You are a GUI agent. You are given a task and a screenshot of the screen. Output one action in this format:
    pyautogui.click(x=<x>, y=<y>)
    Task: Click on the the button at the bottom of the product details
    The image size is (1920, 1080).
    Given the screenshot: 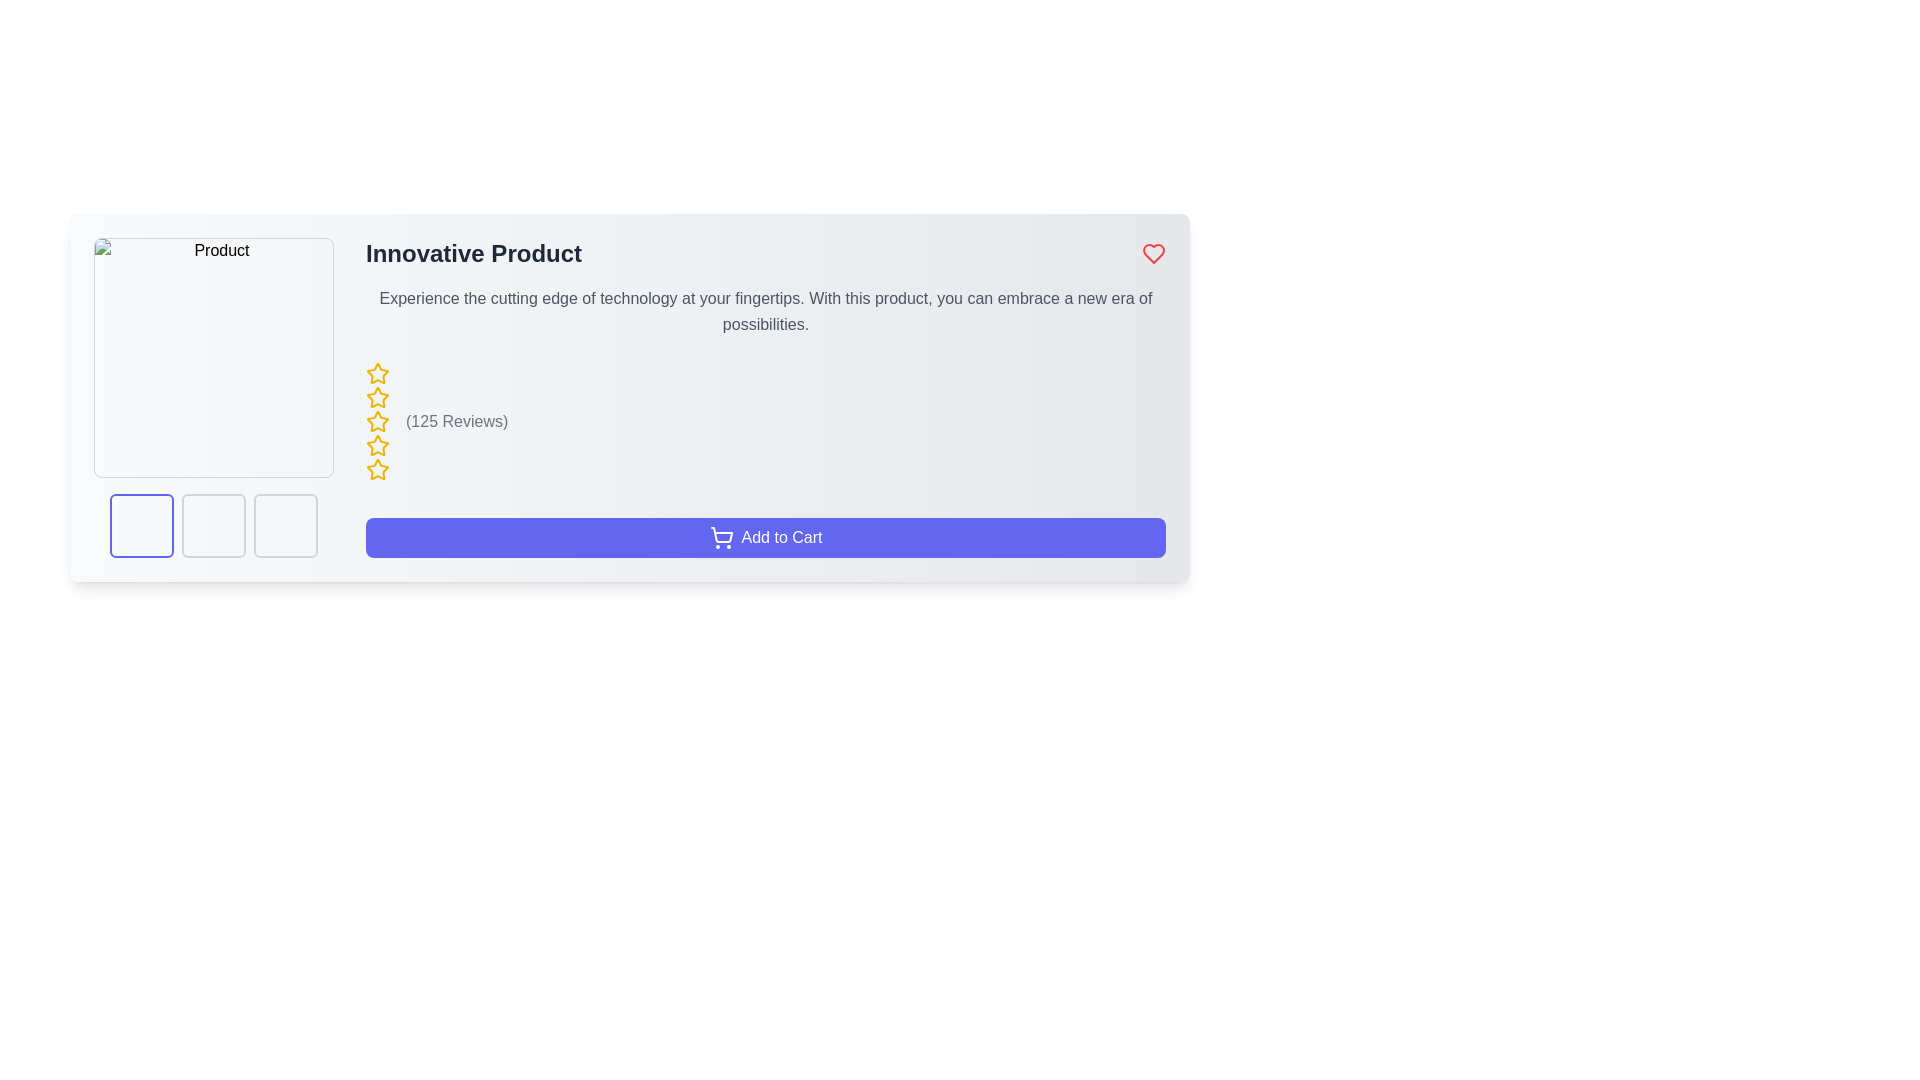 What is the action you would take?
    pyautogui.click(x=765, y=536)
    